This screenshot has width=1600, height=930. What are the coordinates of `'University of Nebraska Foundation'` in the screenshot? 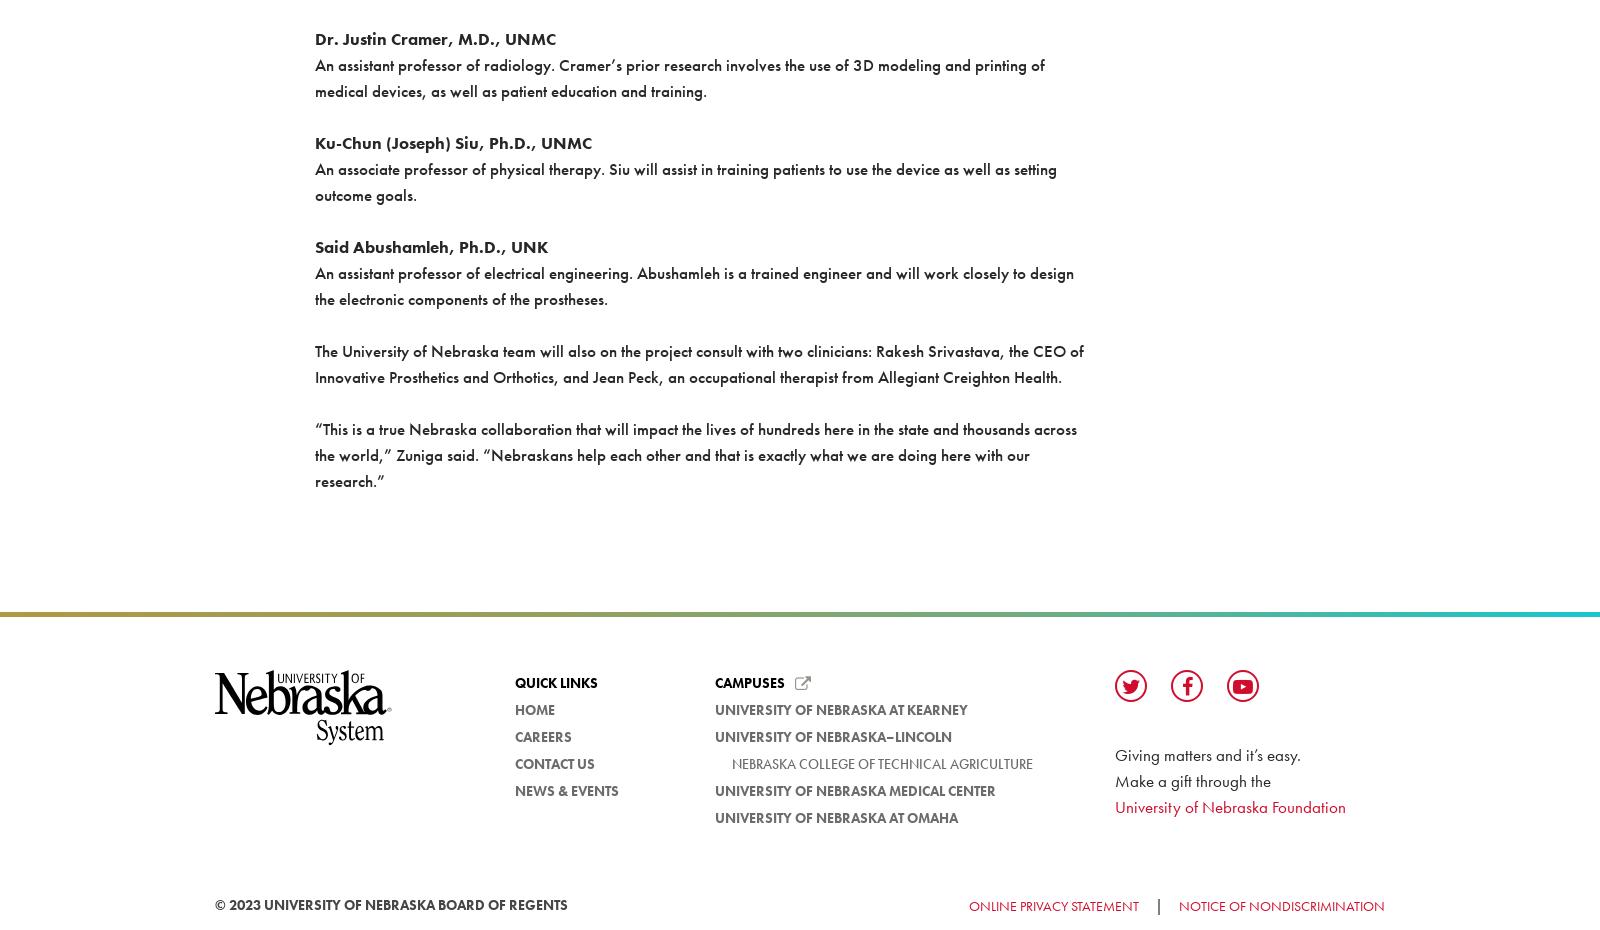 It's located at (1114, 805).